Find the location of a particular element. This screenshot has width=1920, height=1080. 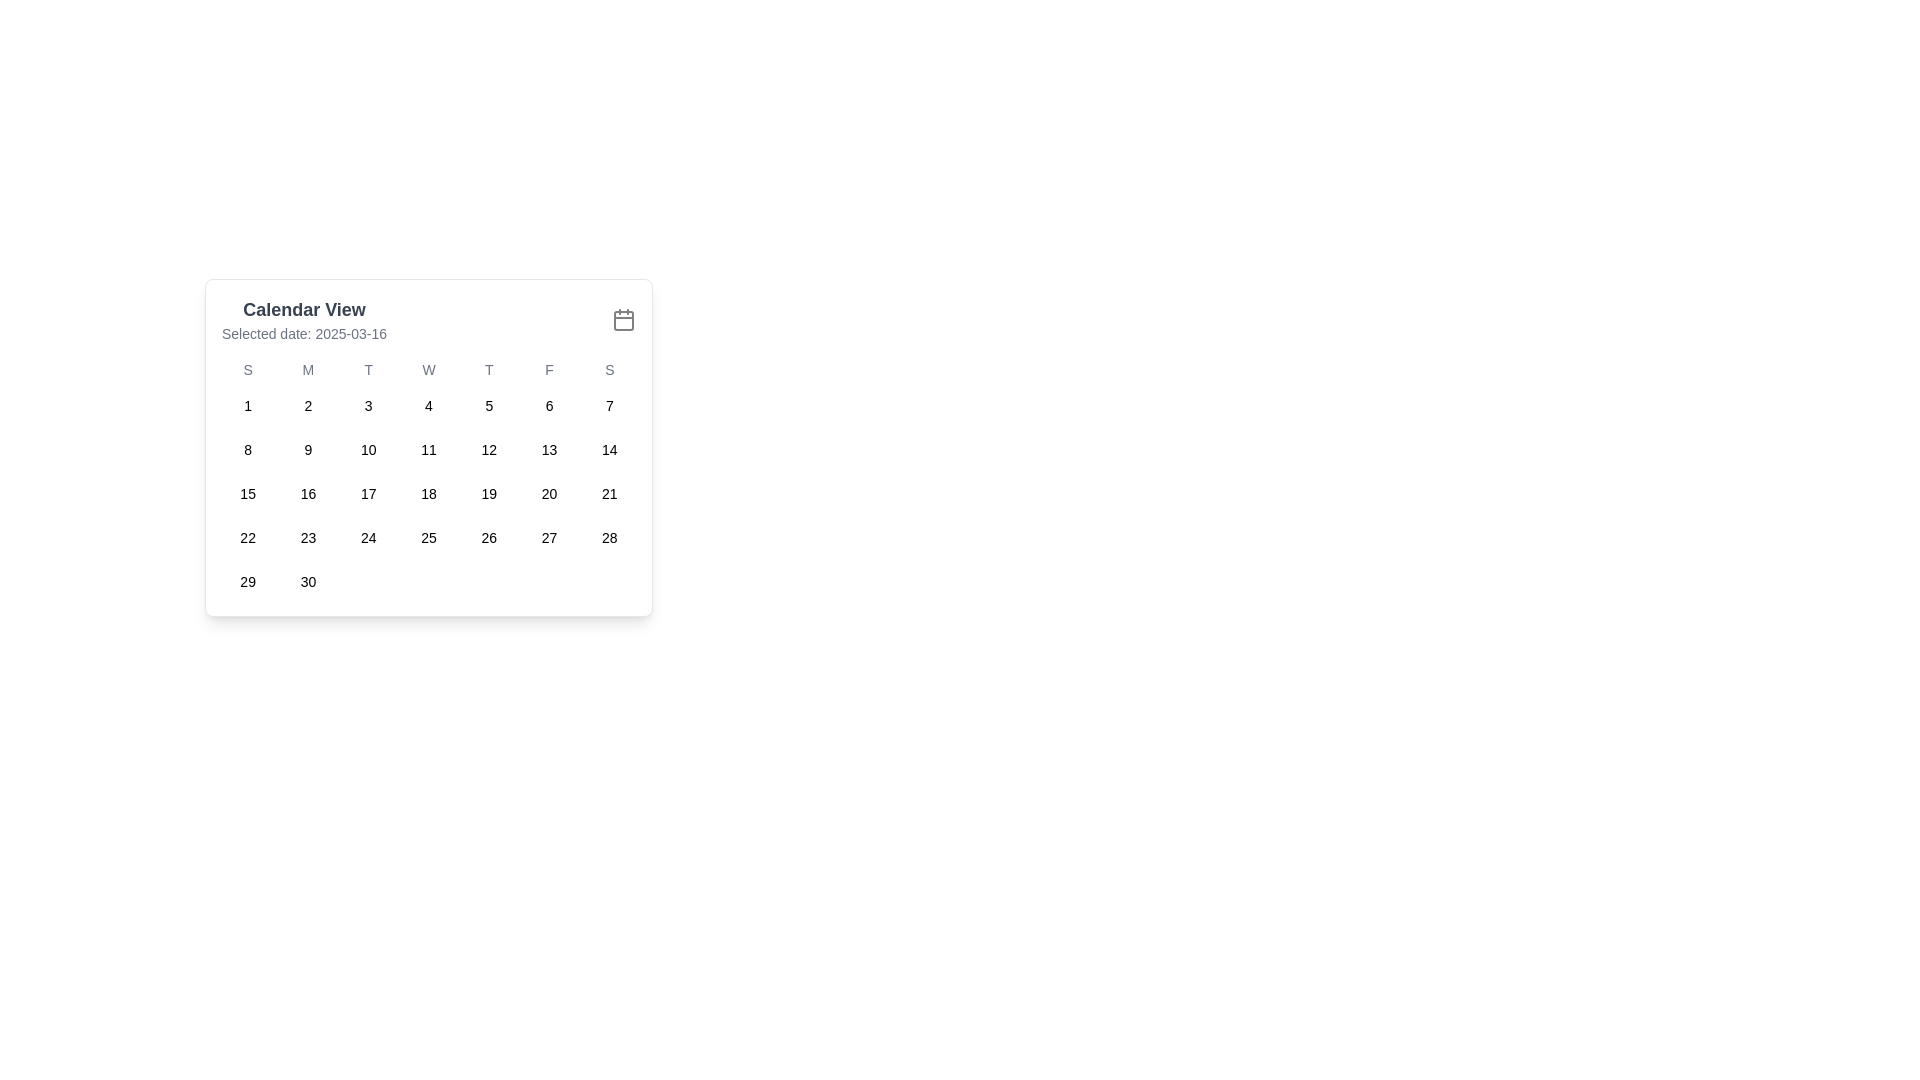

the inner rectangle of the calendar icon located in the top-right corner of the calendar interface, which serves a decorative purpose is located at coordinates (623, 319).